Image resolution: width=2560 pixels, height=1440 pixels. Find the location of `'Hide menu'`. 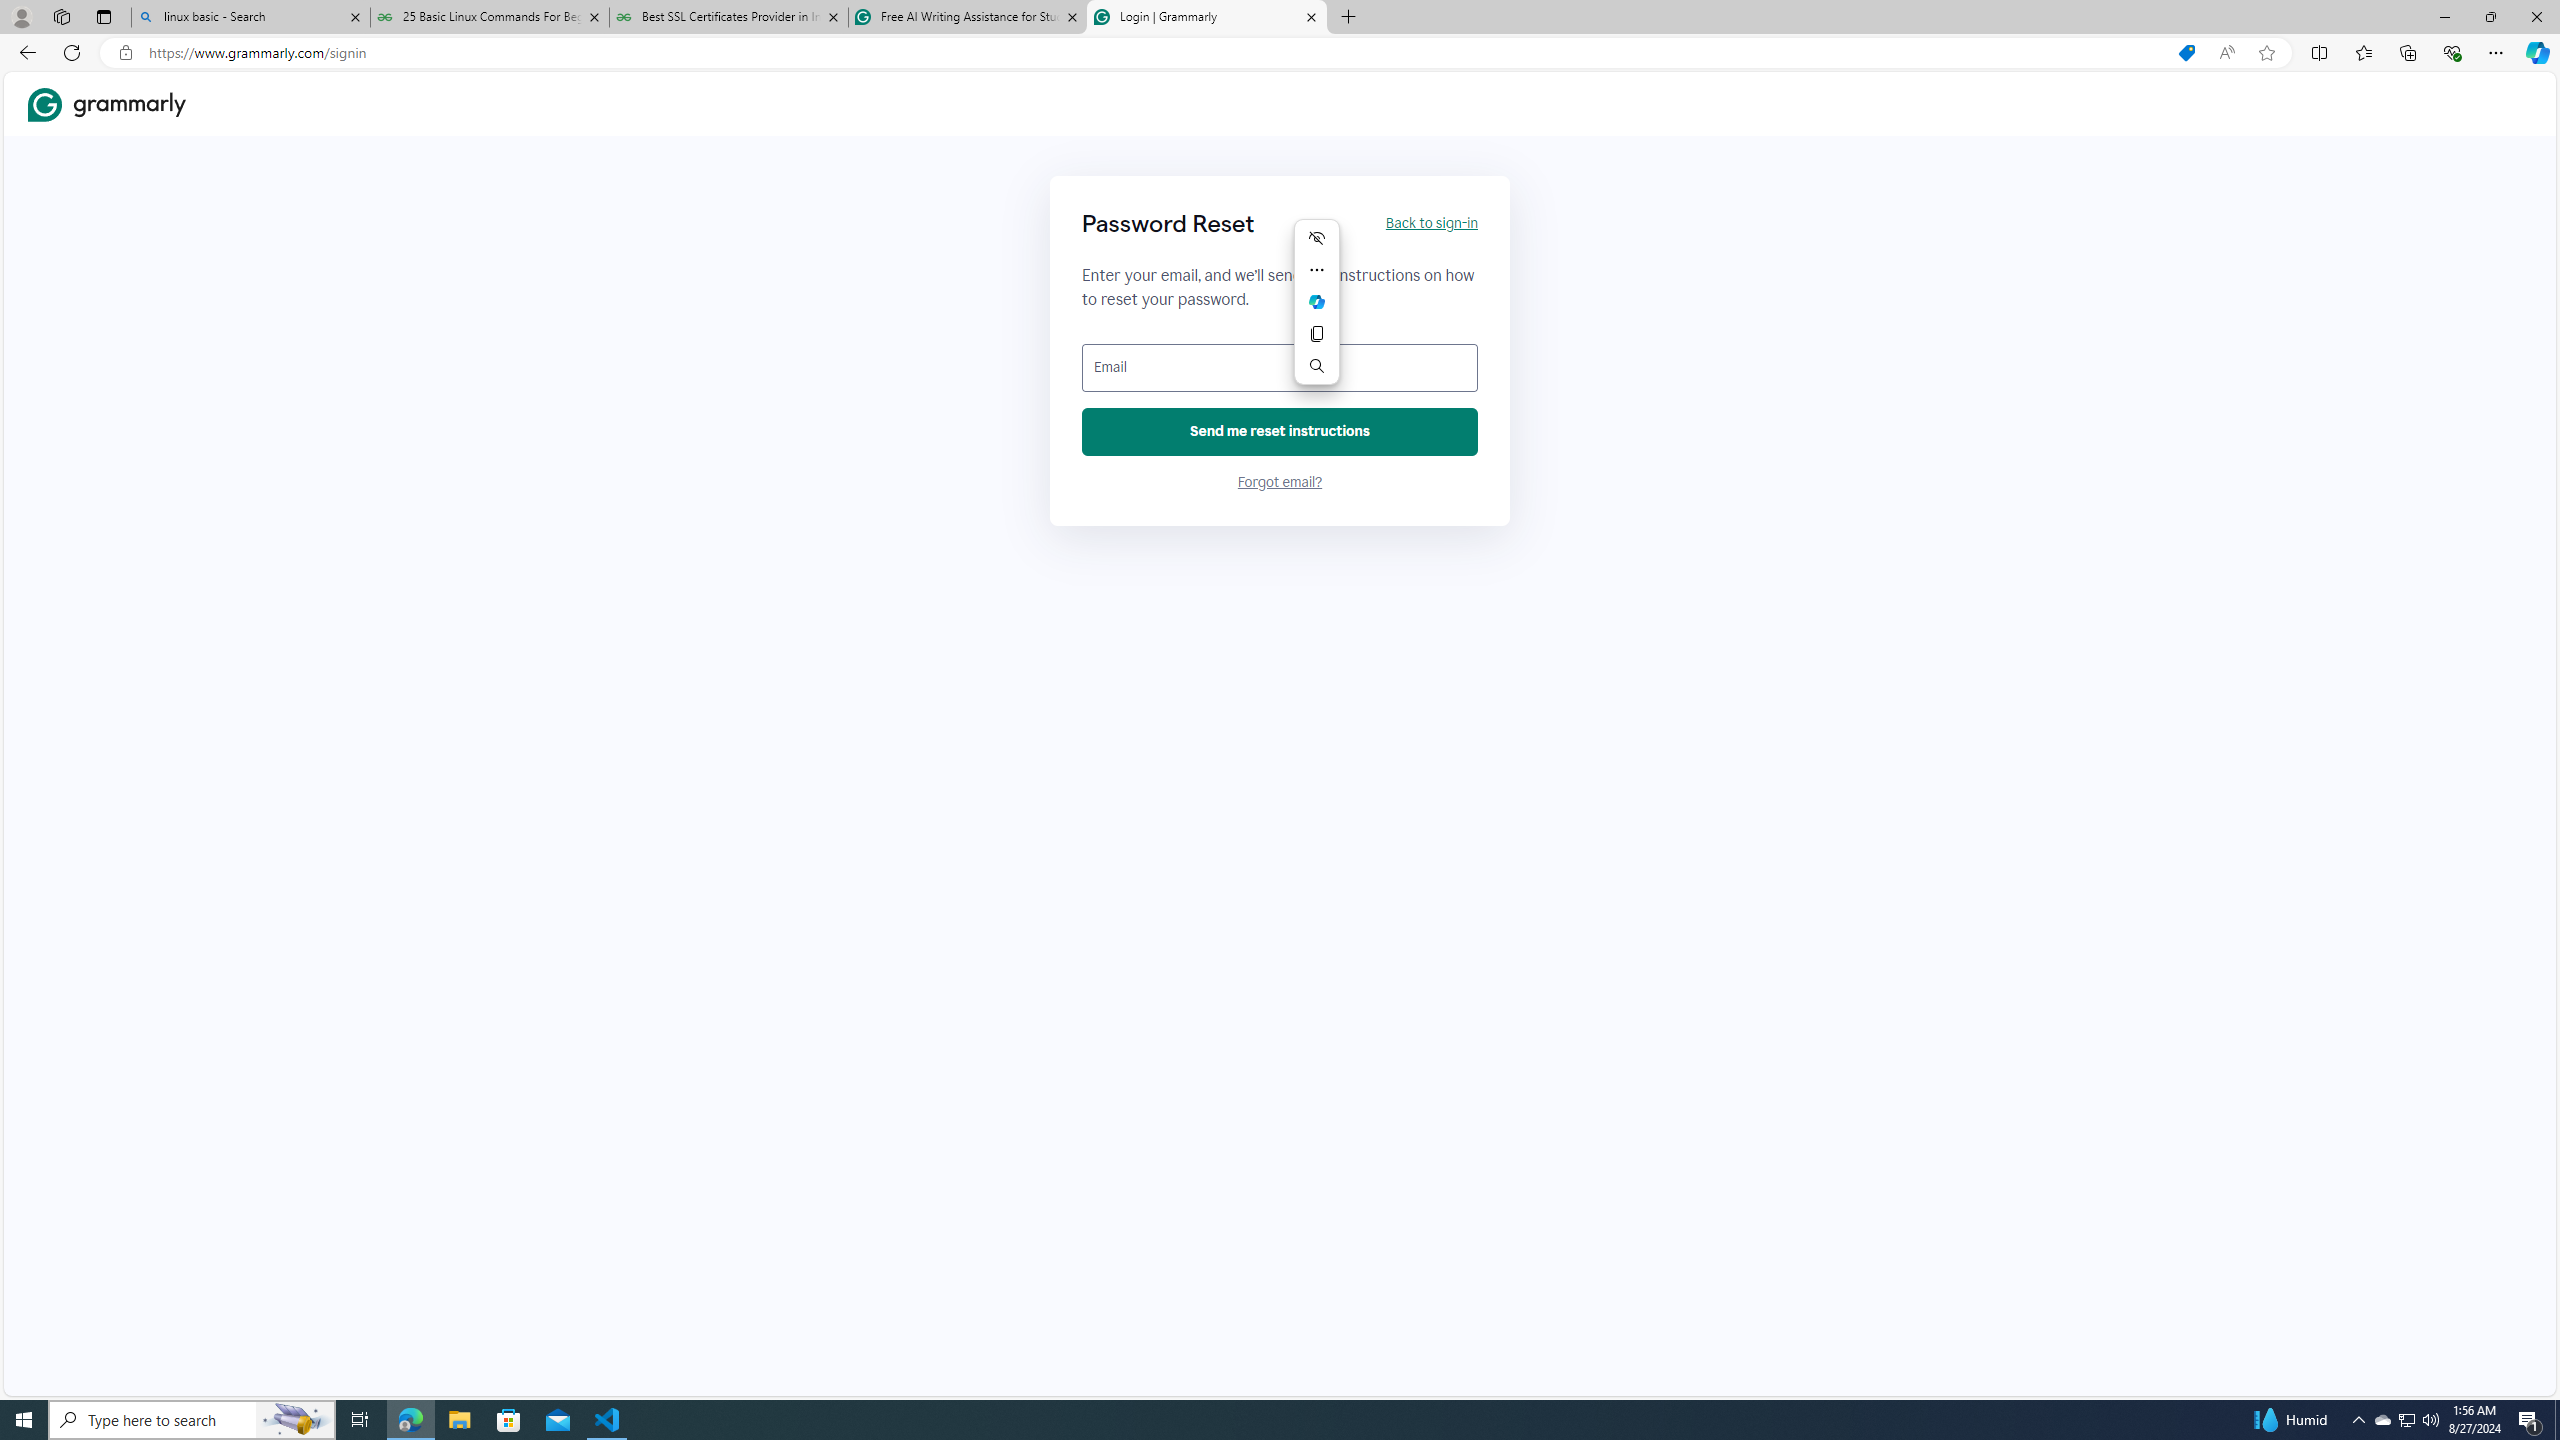

'Hide menu' is located at coordinates (1316, 237).